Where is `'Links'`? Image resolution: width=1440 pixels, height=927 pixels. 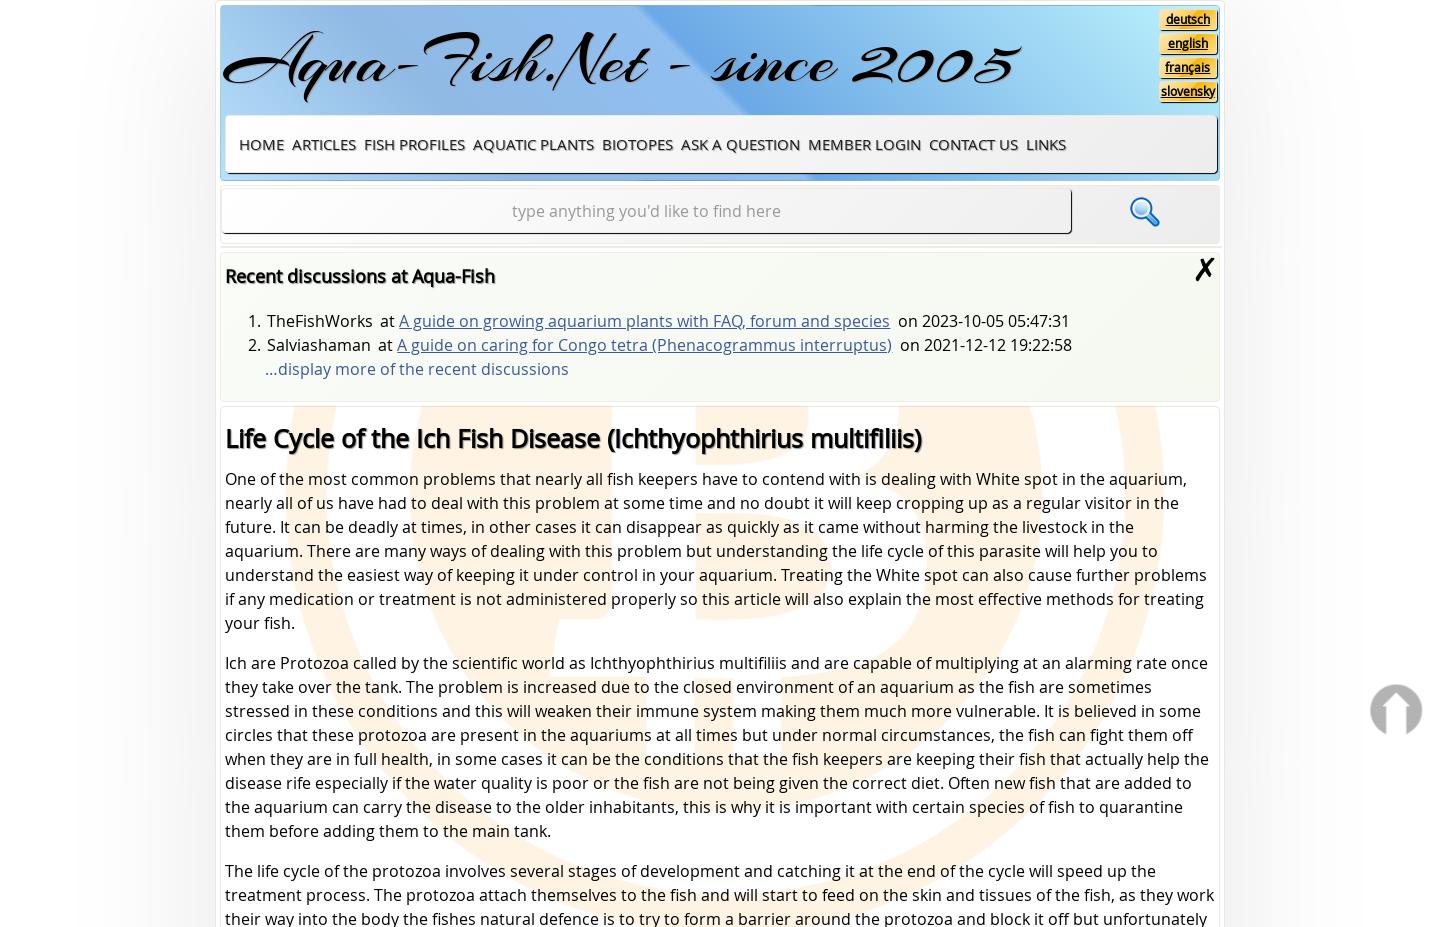 'Links' is located at coordinates (1046, 142).